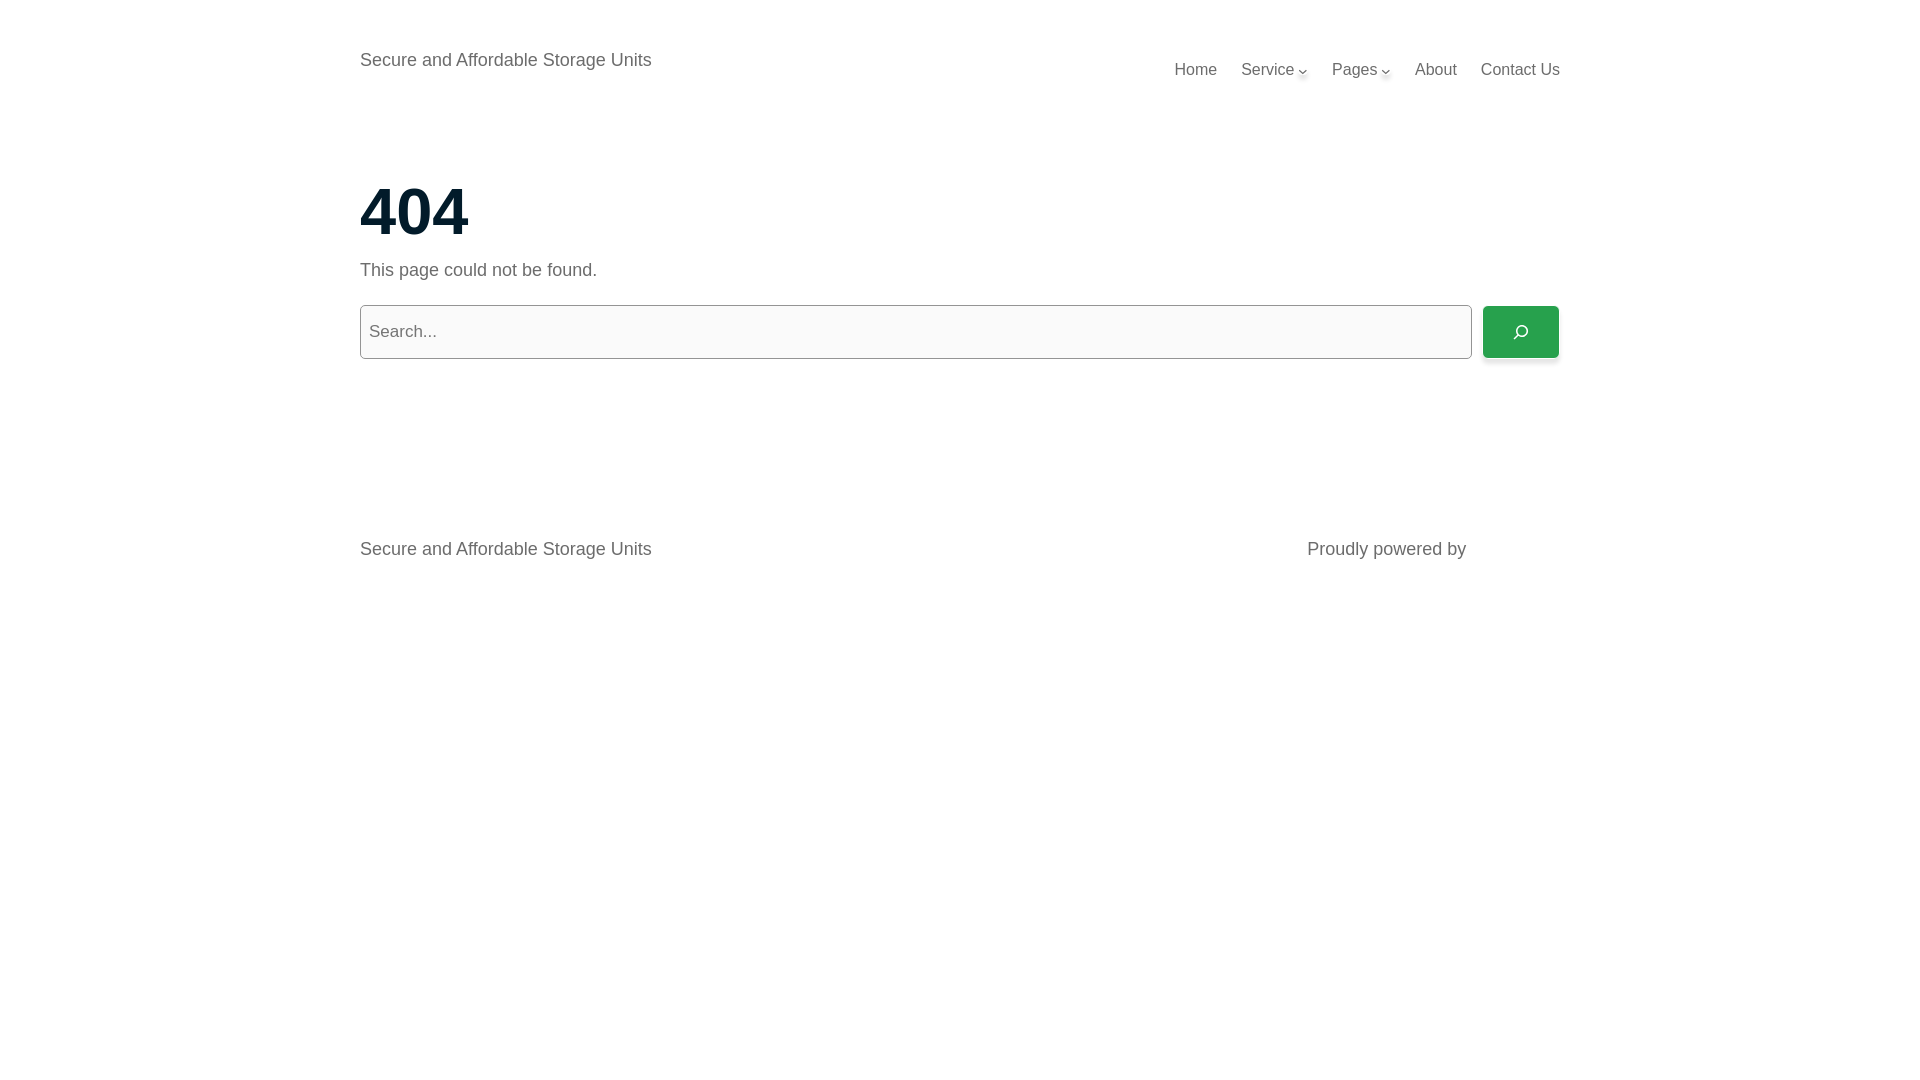 This screenshot has width=1920, height=1080. I want to click on 'Secure and Affordable Storage Units', so click(505, 548).